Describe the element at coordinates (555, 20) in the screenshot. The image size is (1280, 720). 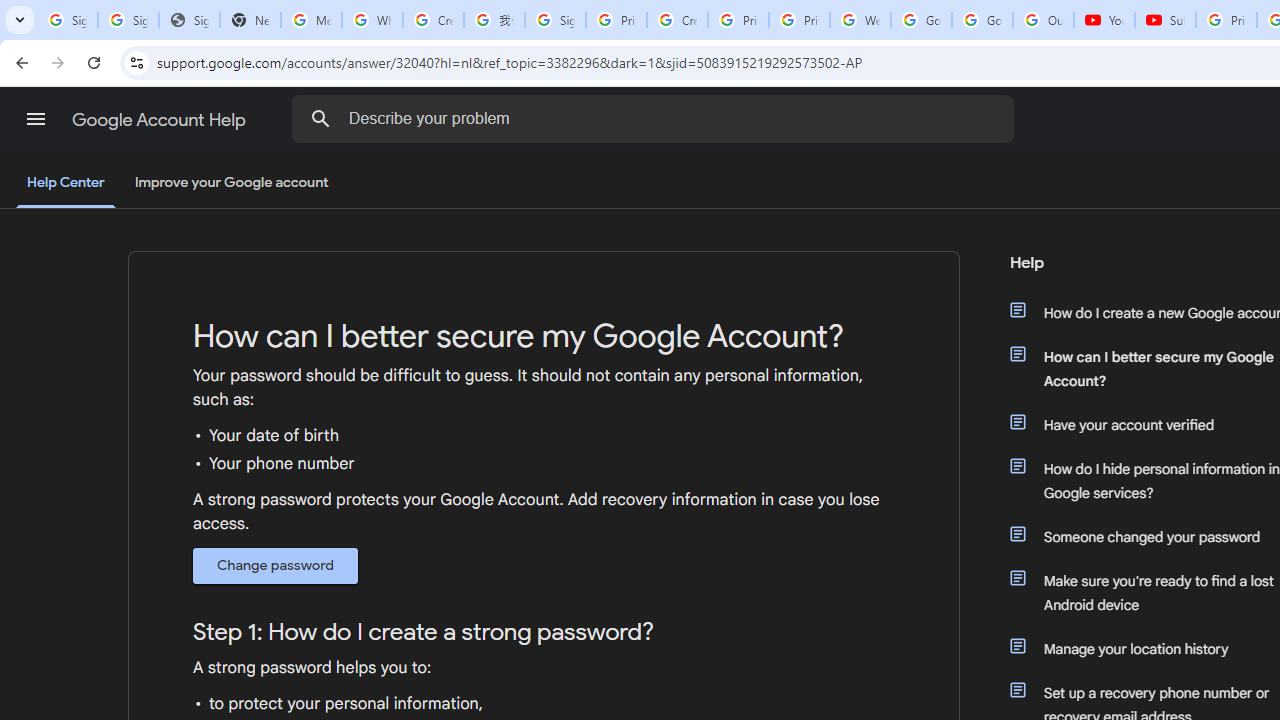
I see `'Sign in - Google Accounts'` at that location.